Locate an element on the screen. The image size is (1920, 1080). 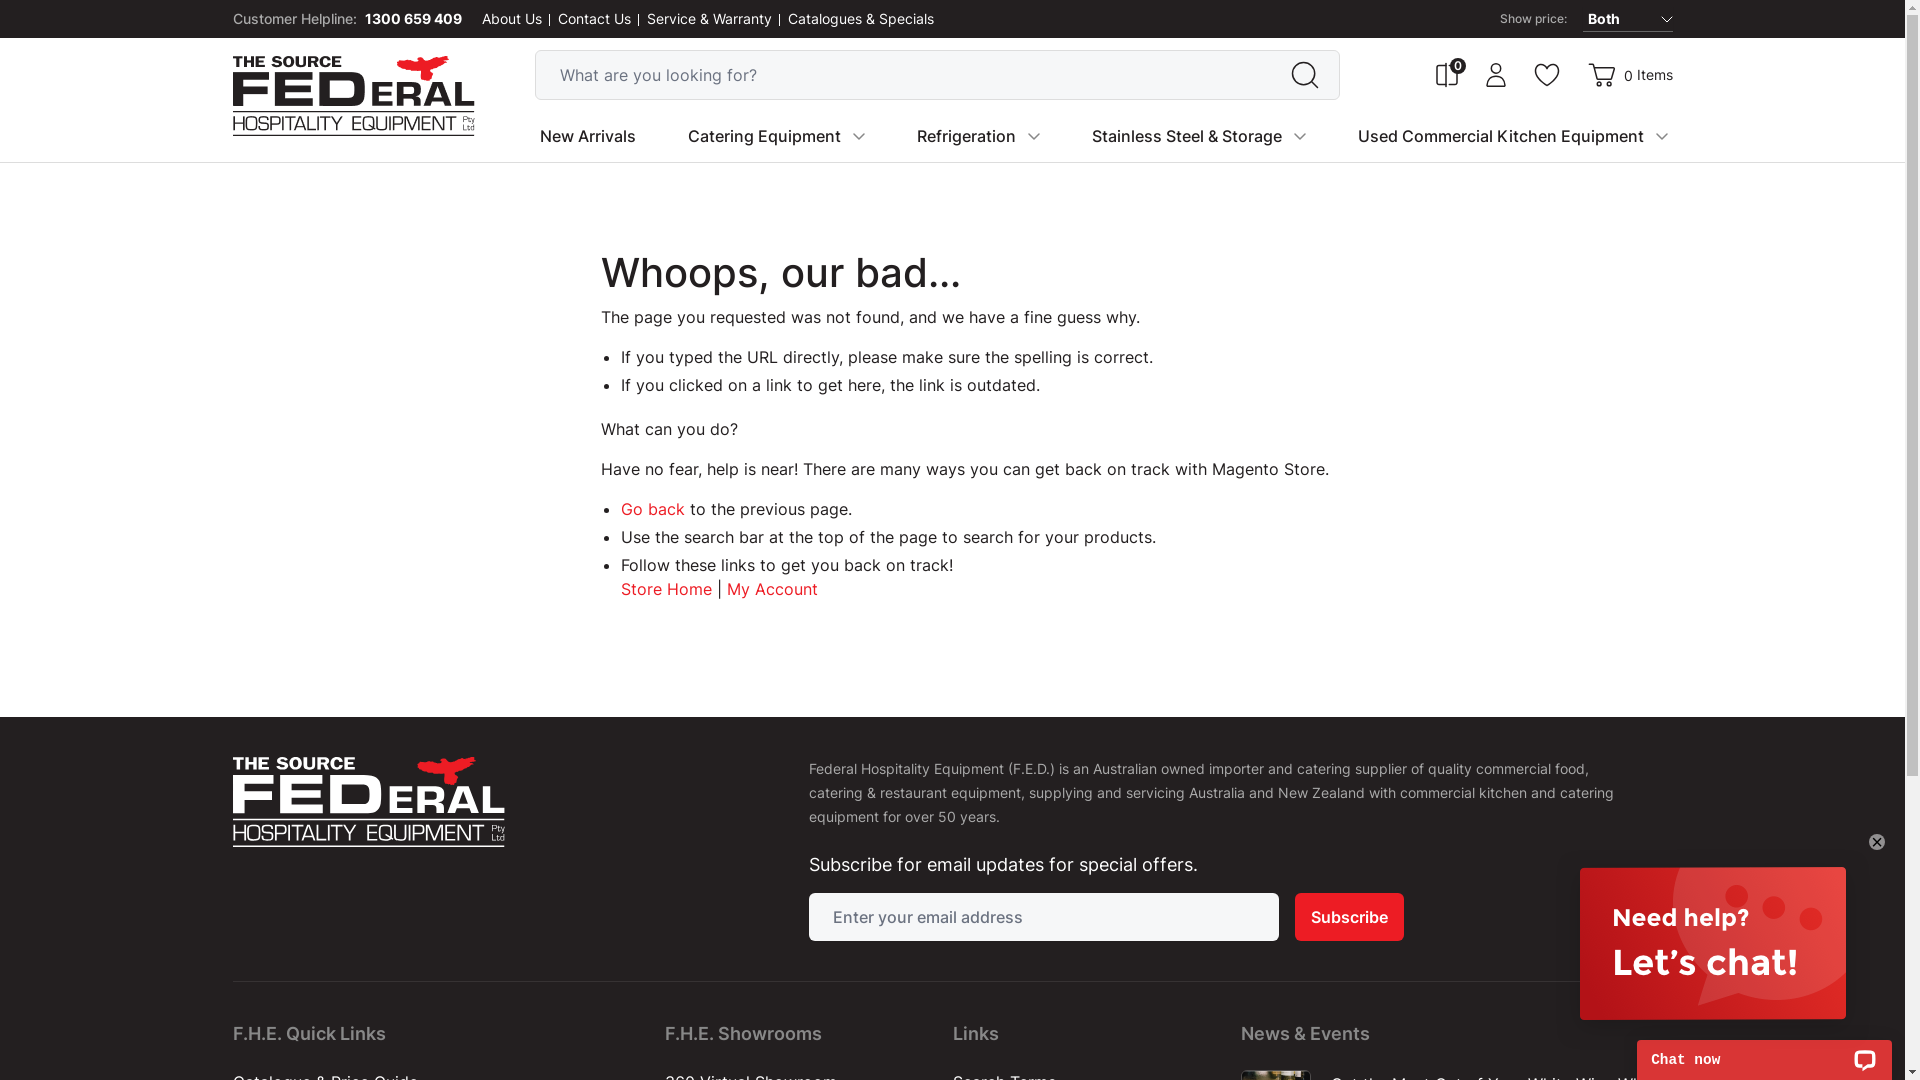
'Wishlist' is located at coordinates (1545, 73).